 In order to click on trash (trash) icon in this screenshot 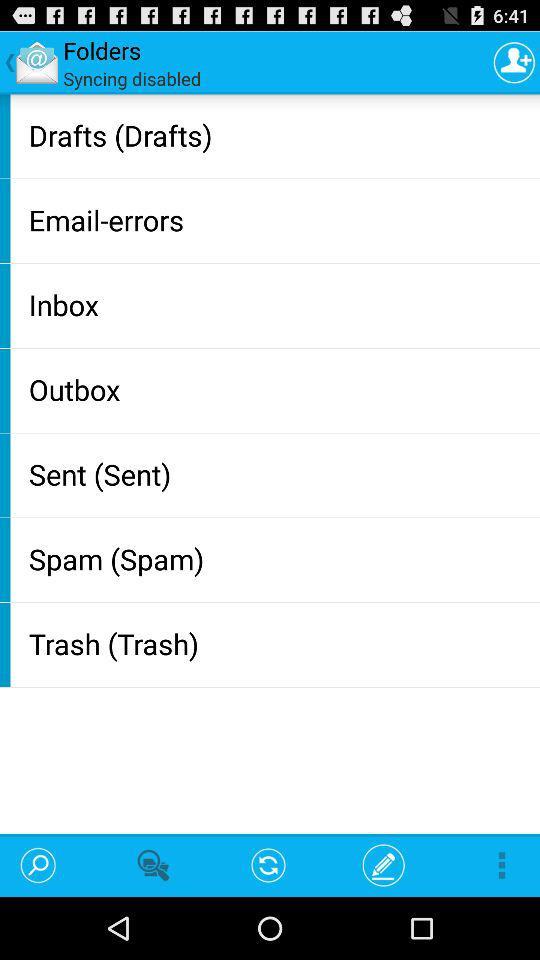, I will do `click(279, 642)`.